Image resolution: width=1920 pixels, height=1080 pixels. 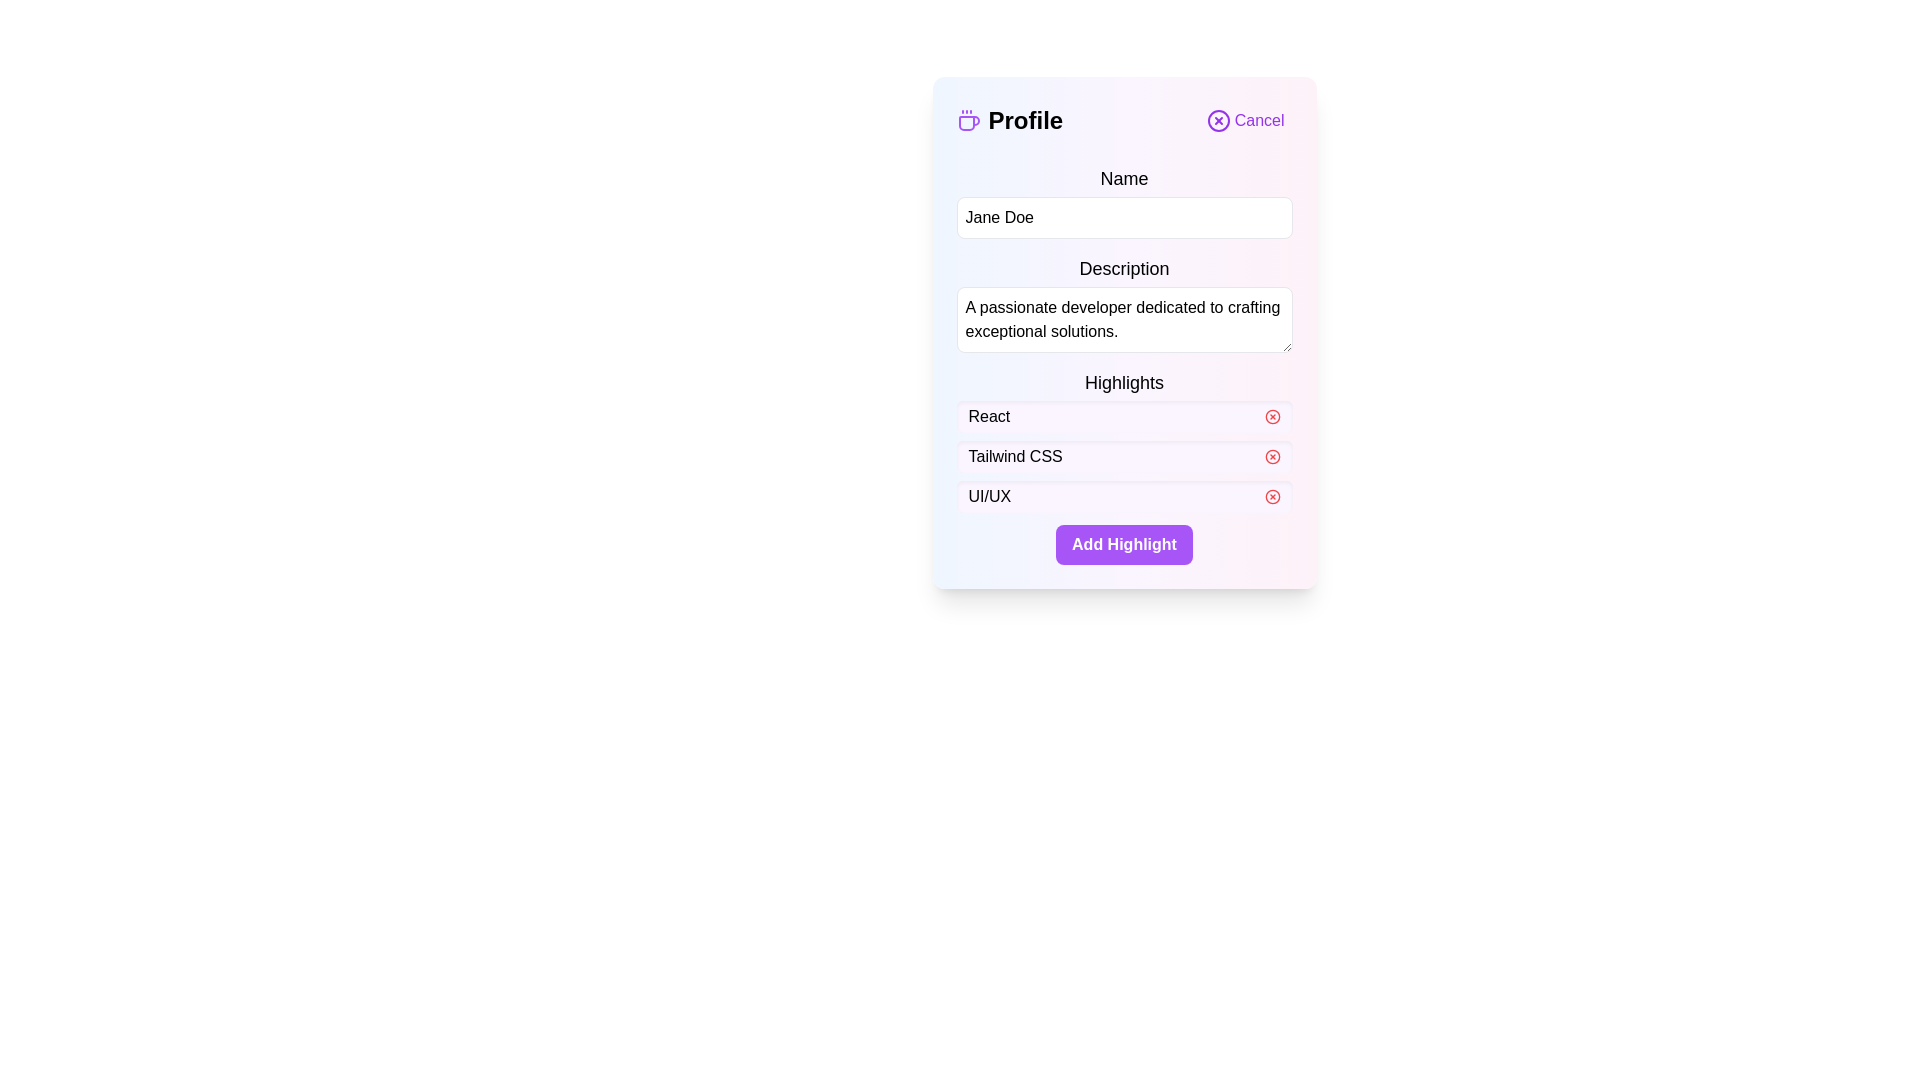 I want to click on the 'Tailwind CSS' text label, which is displayed in a stylized box with a purple background within the 'Highlights' section of the profile card interface, so click(x=1015, y=456).